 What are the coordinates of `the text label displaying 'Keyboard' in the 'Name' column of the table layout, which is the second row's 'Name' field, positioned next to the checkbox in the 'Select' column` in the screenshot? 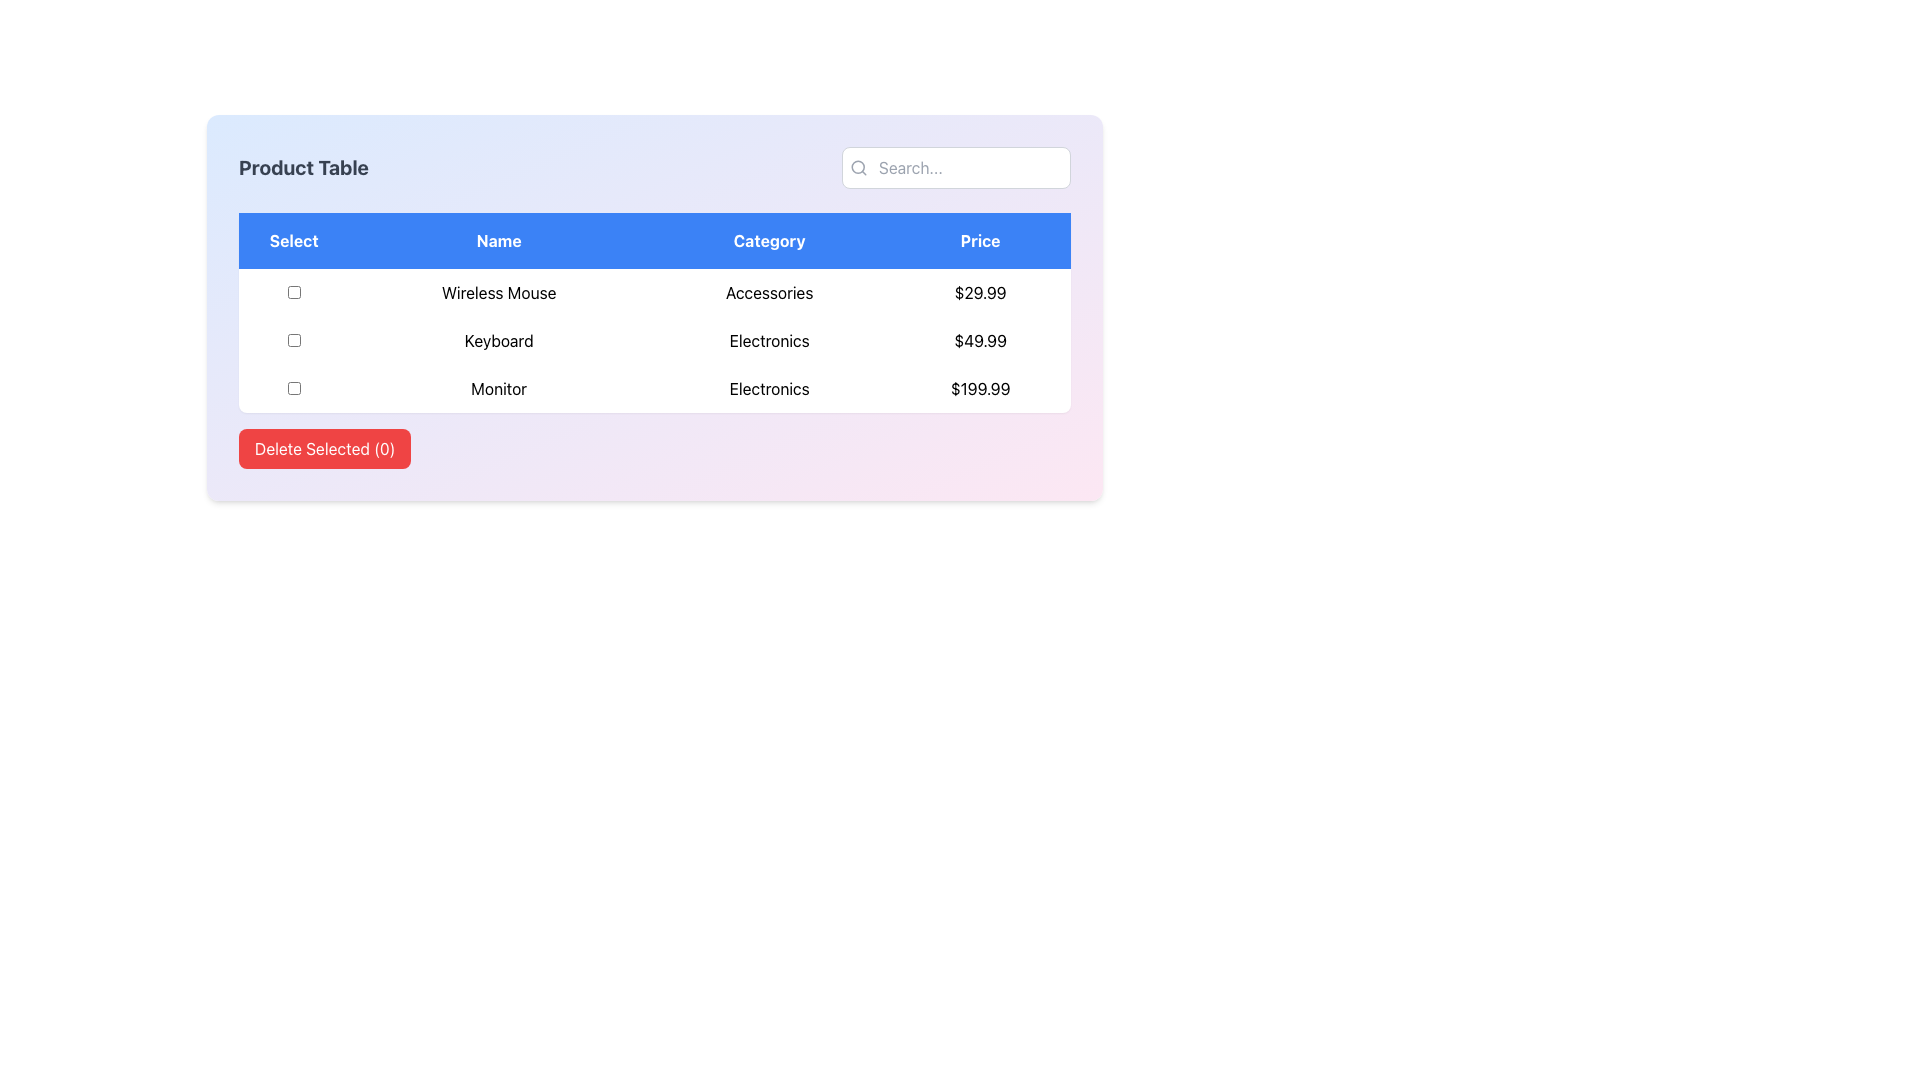 It's located at (499, 339).